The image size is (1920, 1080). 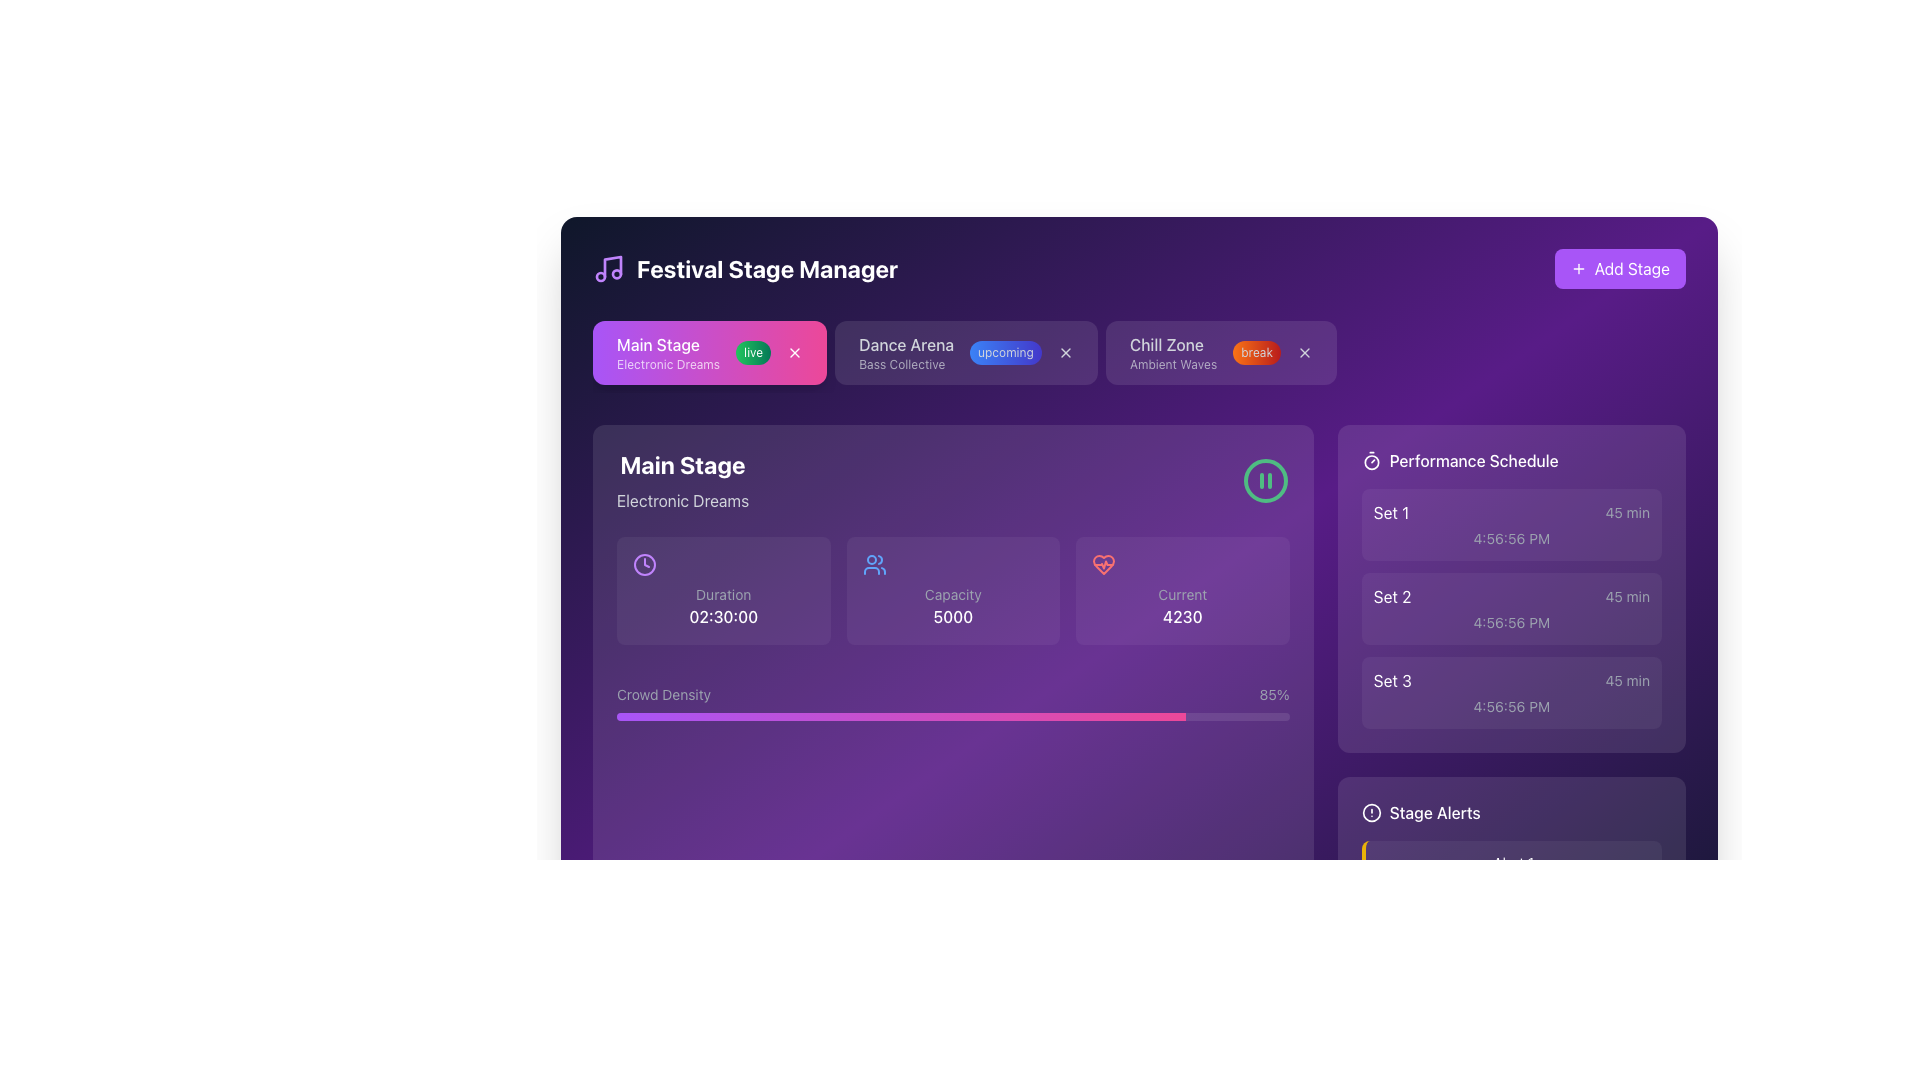 What do you see at coordinates (900, 716) in the screenshot?
I see `the filled region of the progress bar indicator, which is a sleek horizontal gradient bar transitioning from purple to pink, located centrally at the lower part of the 'Main Stage' section` at bounding box center [900, 716].